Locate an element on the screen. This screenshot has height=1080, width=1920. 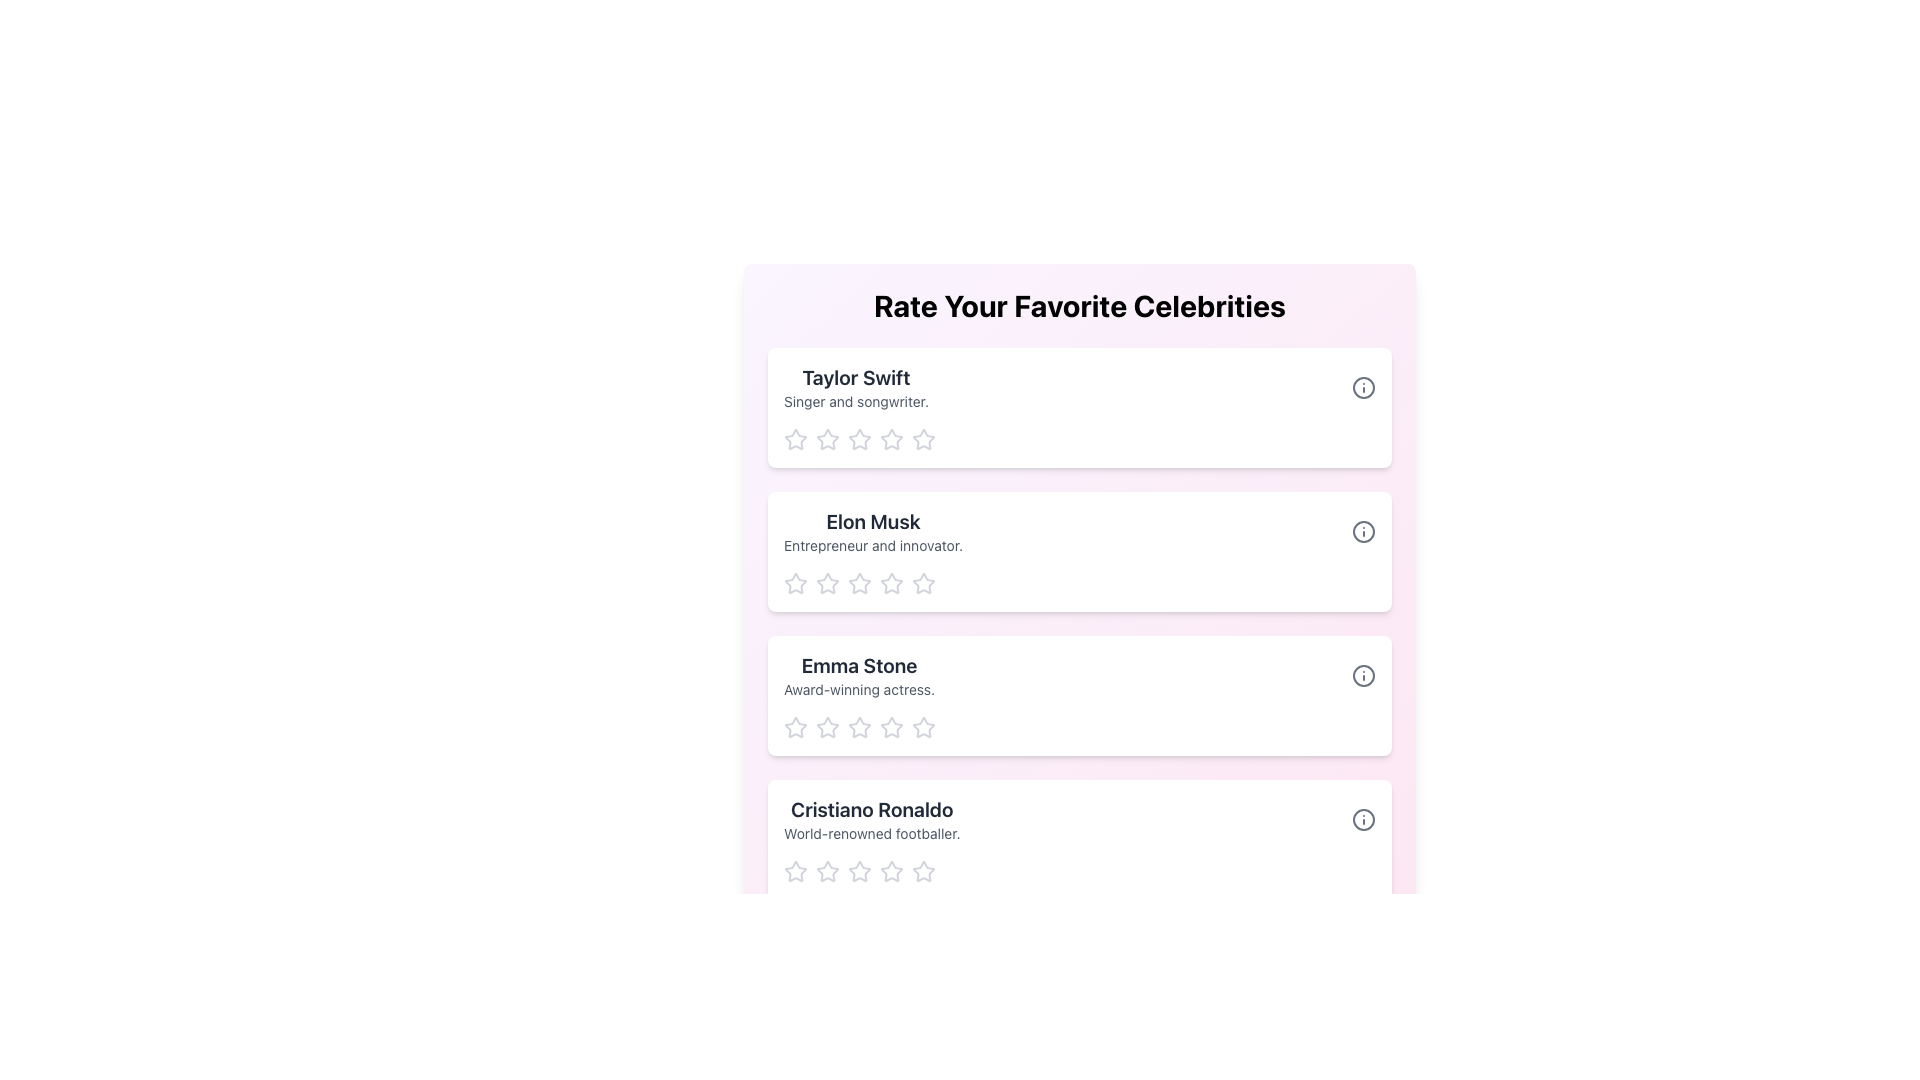
the text block containing the headline 'Elon Musk' and subtitle 'Entrepreneur and innovator.' to interact with adjacent items in the list is located at coordinates (873, 531).